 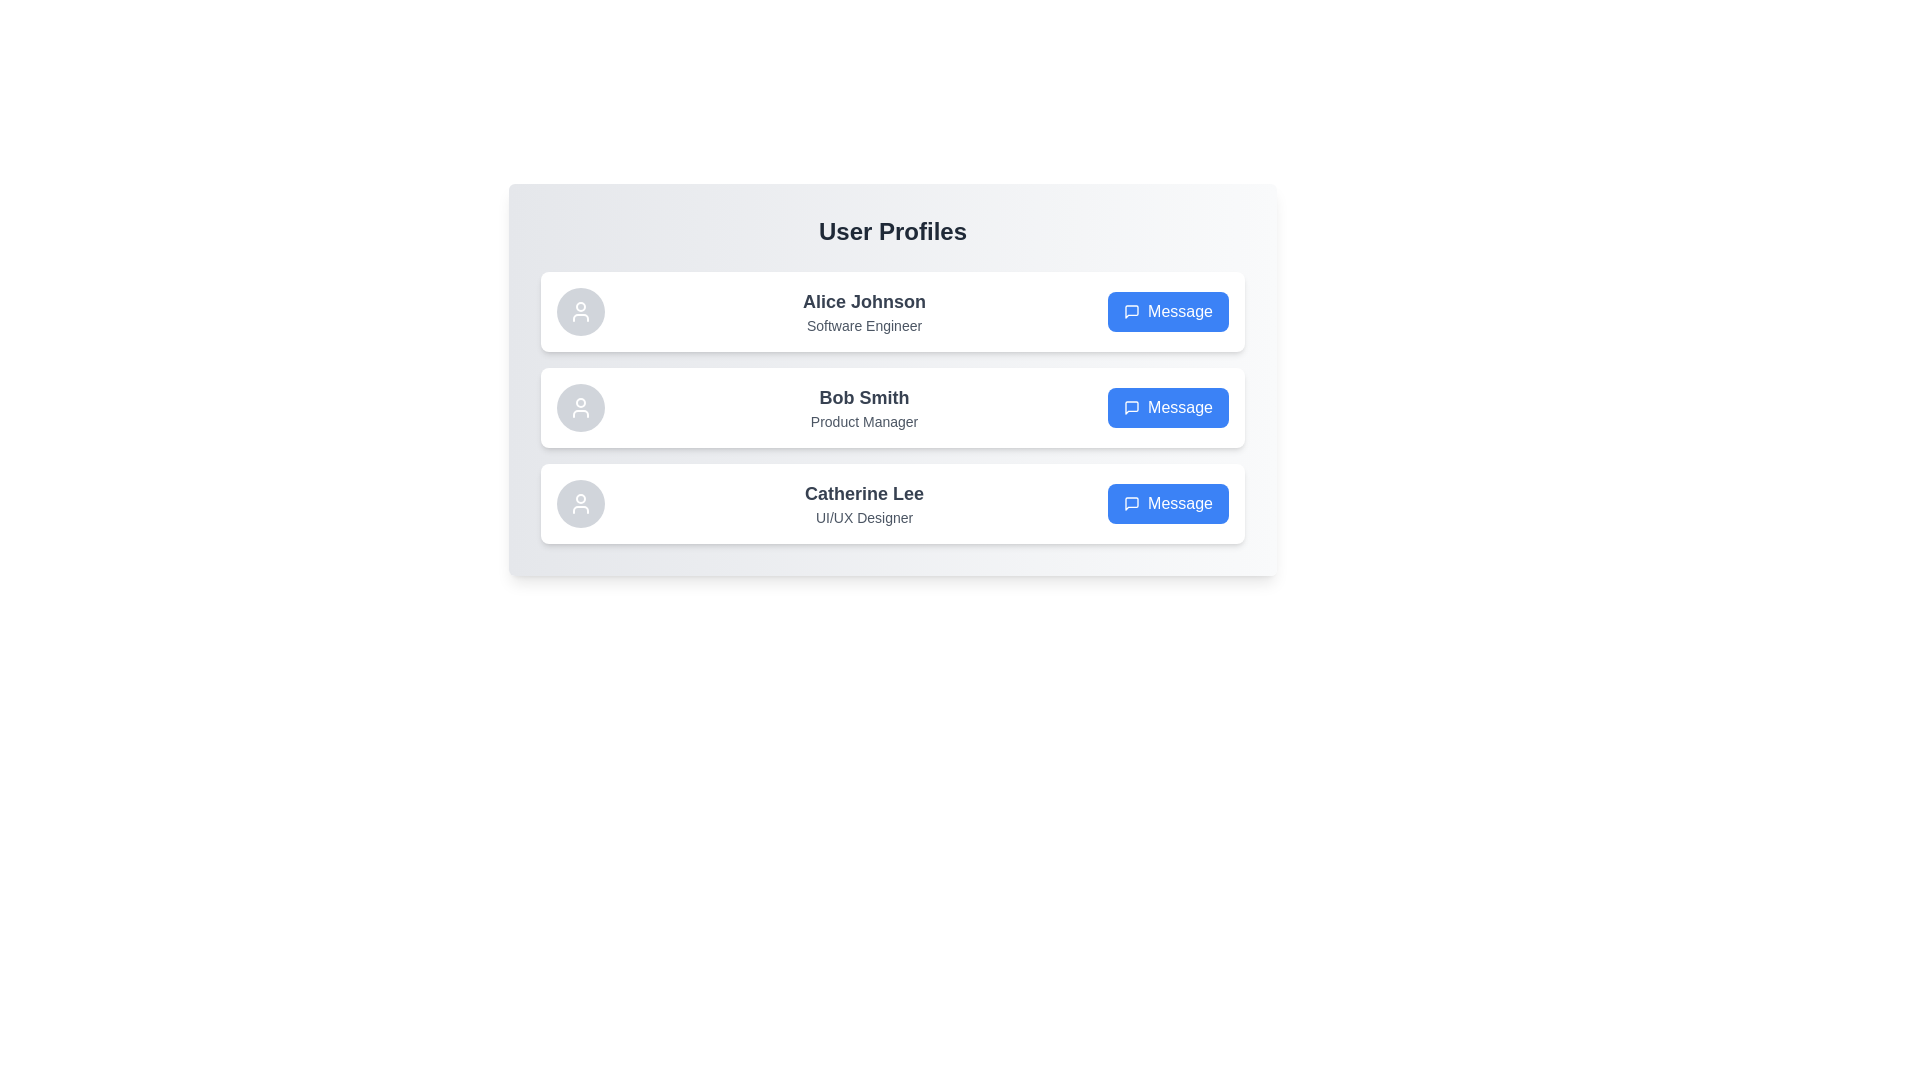 I want to click on the user profile of Catherine Lee, so click(x=891, y=503).